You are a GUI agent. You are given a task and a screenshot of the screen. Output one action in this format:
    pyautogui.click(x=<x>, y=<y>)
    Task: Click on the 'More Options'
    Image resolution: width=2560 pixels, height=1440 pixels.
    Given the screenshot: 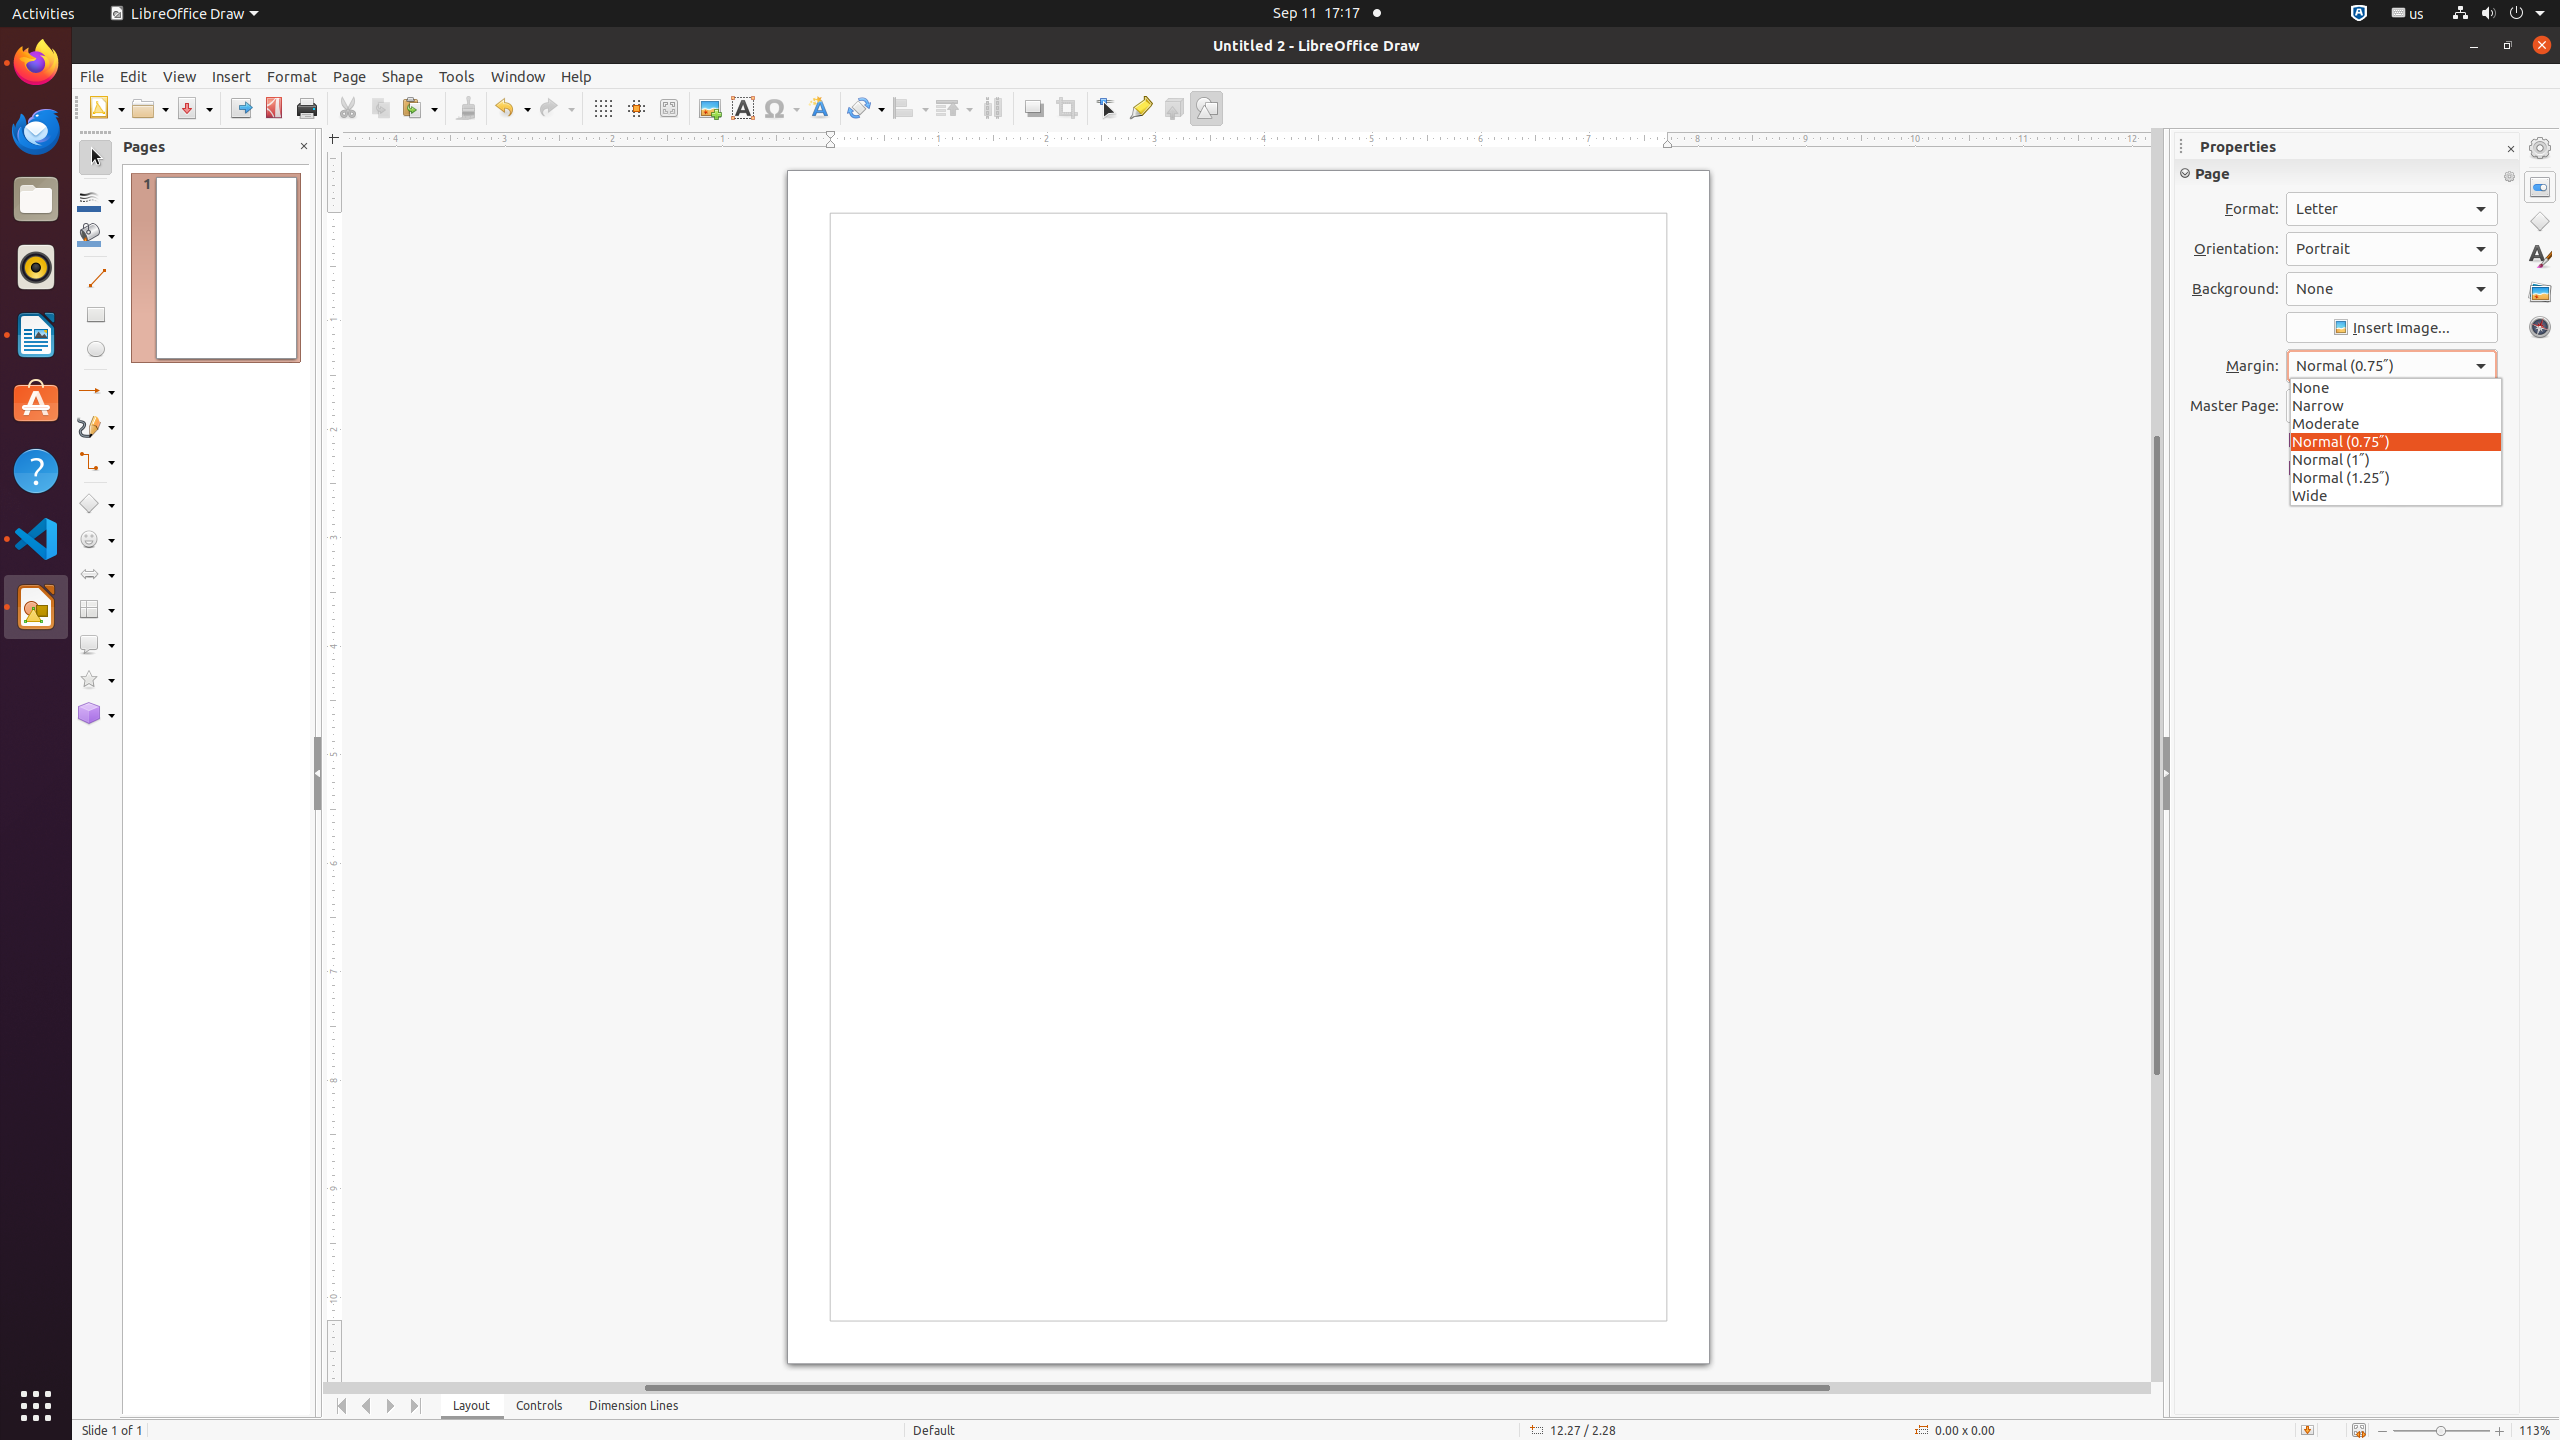 What is the action you would take?
    pyautogui.click(x=2508, y=176)
    